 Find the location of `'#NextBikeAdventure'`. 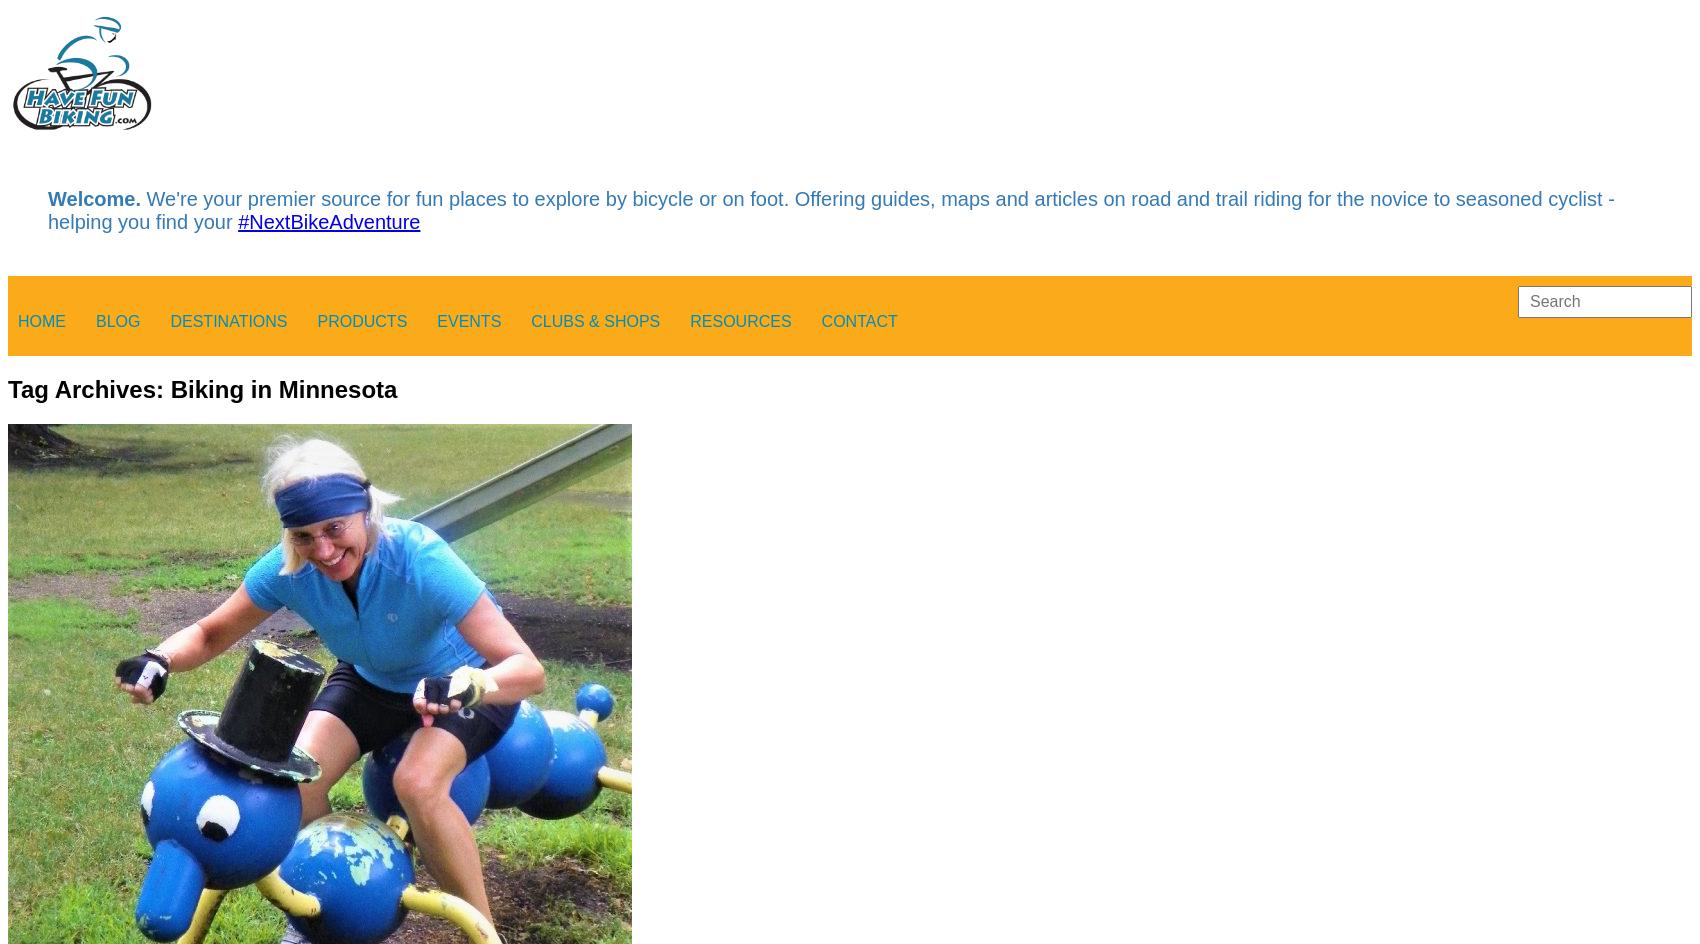

'#NextBikeAdventure' is located at coordinates (327, 221).